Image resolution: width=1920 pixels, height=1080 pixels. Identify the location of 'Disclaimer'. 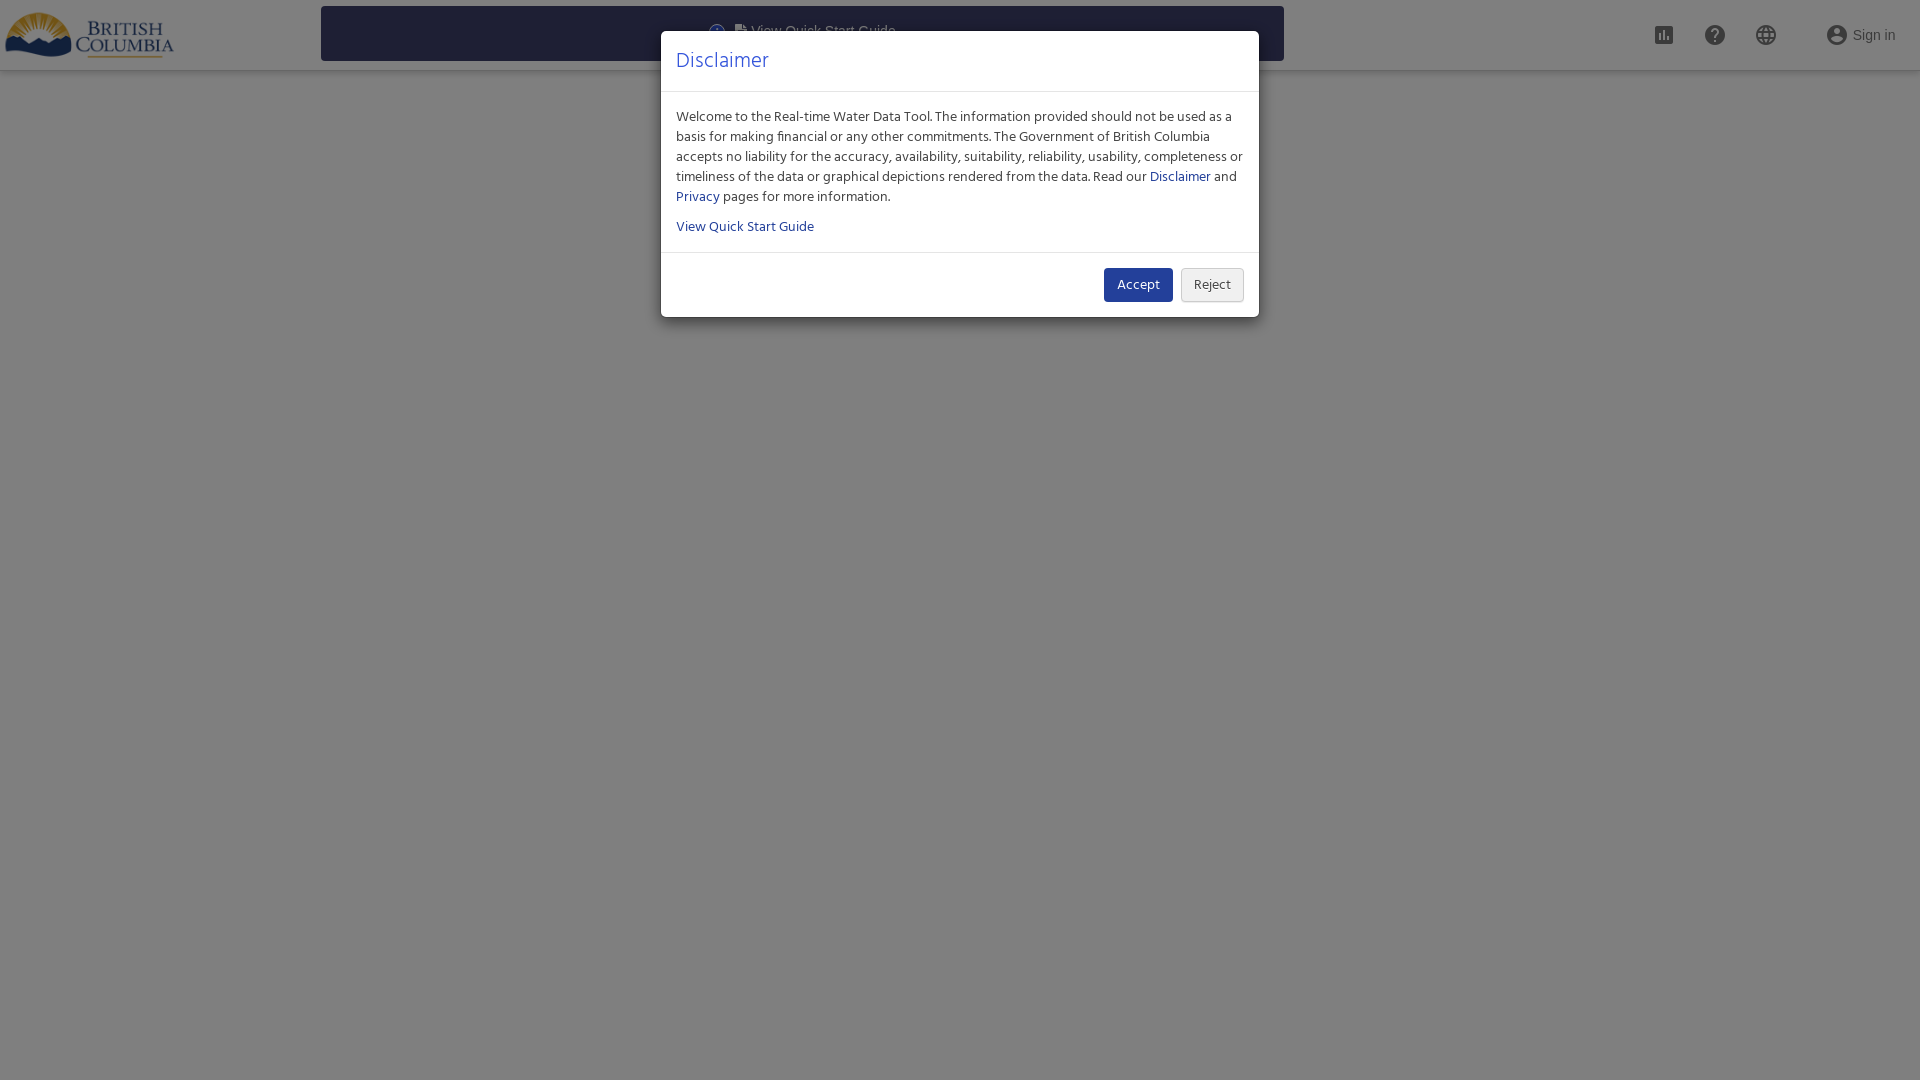
(1150, 176).